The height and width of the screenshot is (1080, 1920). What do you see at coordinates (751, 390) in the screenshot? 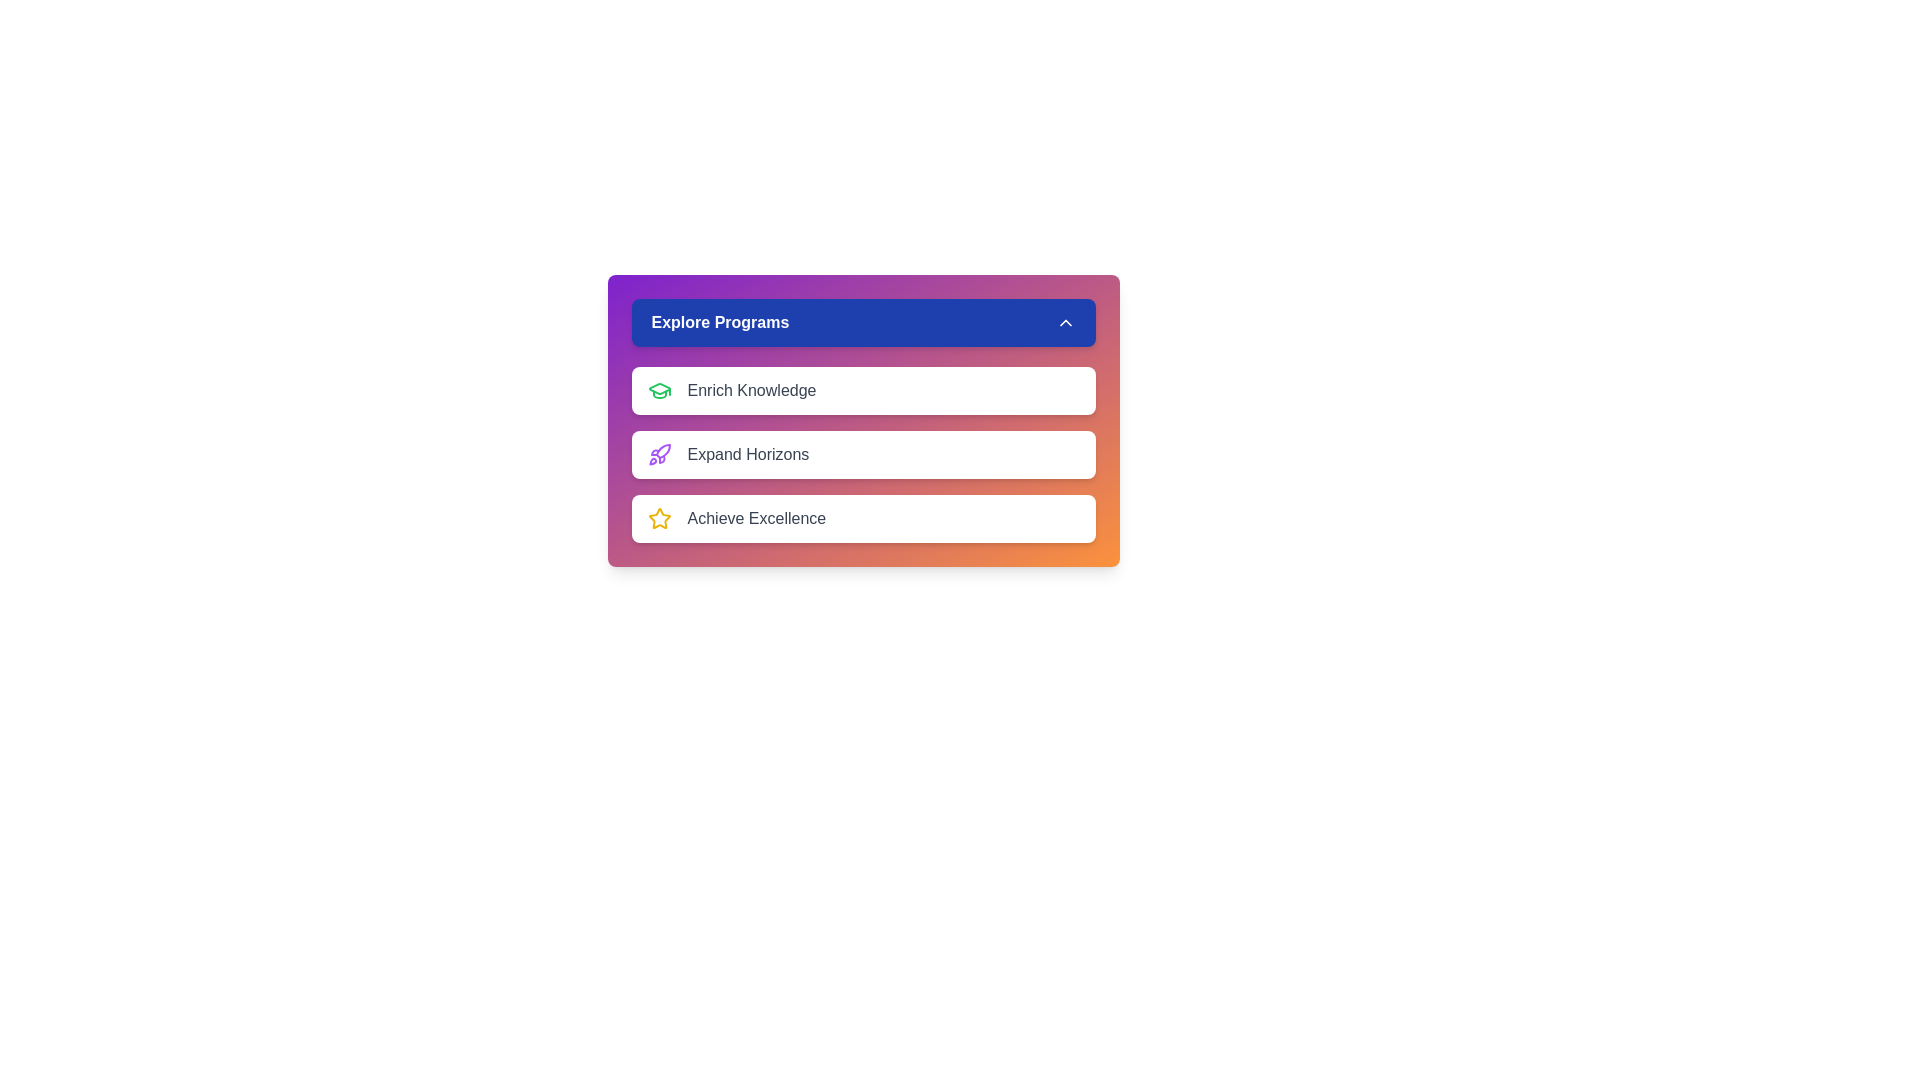
I see `the 'Enrich Knowledge' text label` at bounding box center [751, 390].